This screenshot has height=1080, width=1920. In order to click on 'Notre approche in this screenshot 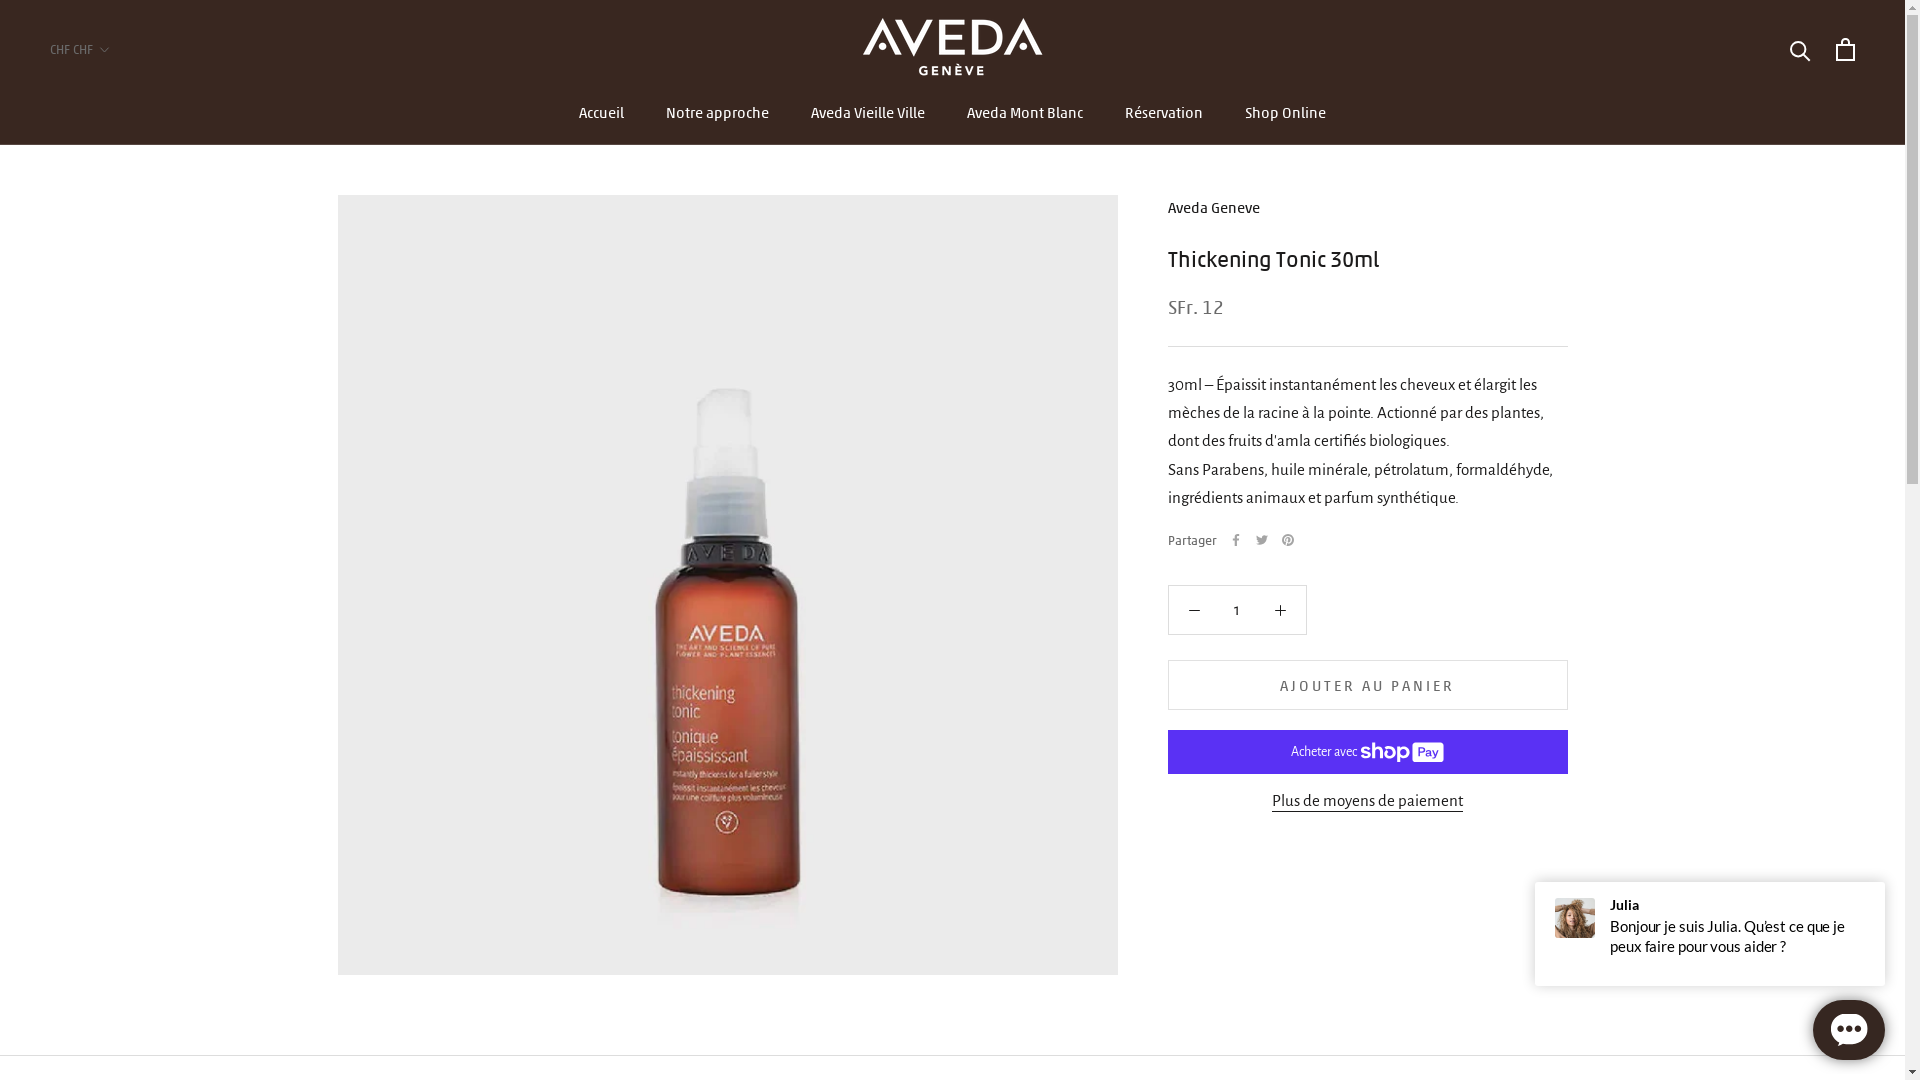, I will do `click(717, 111)`.